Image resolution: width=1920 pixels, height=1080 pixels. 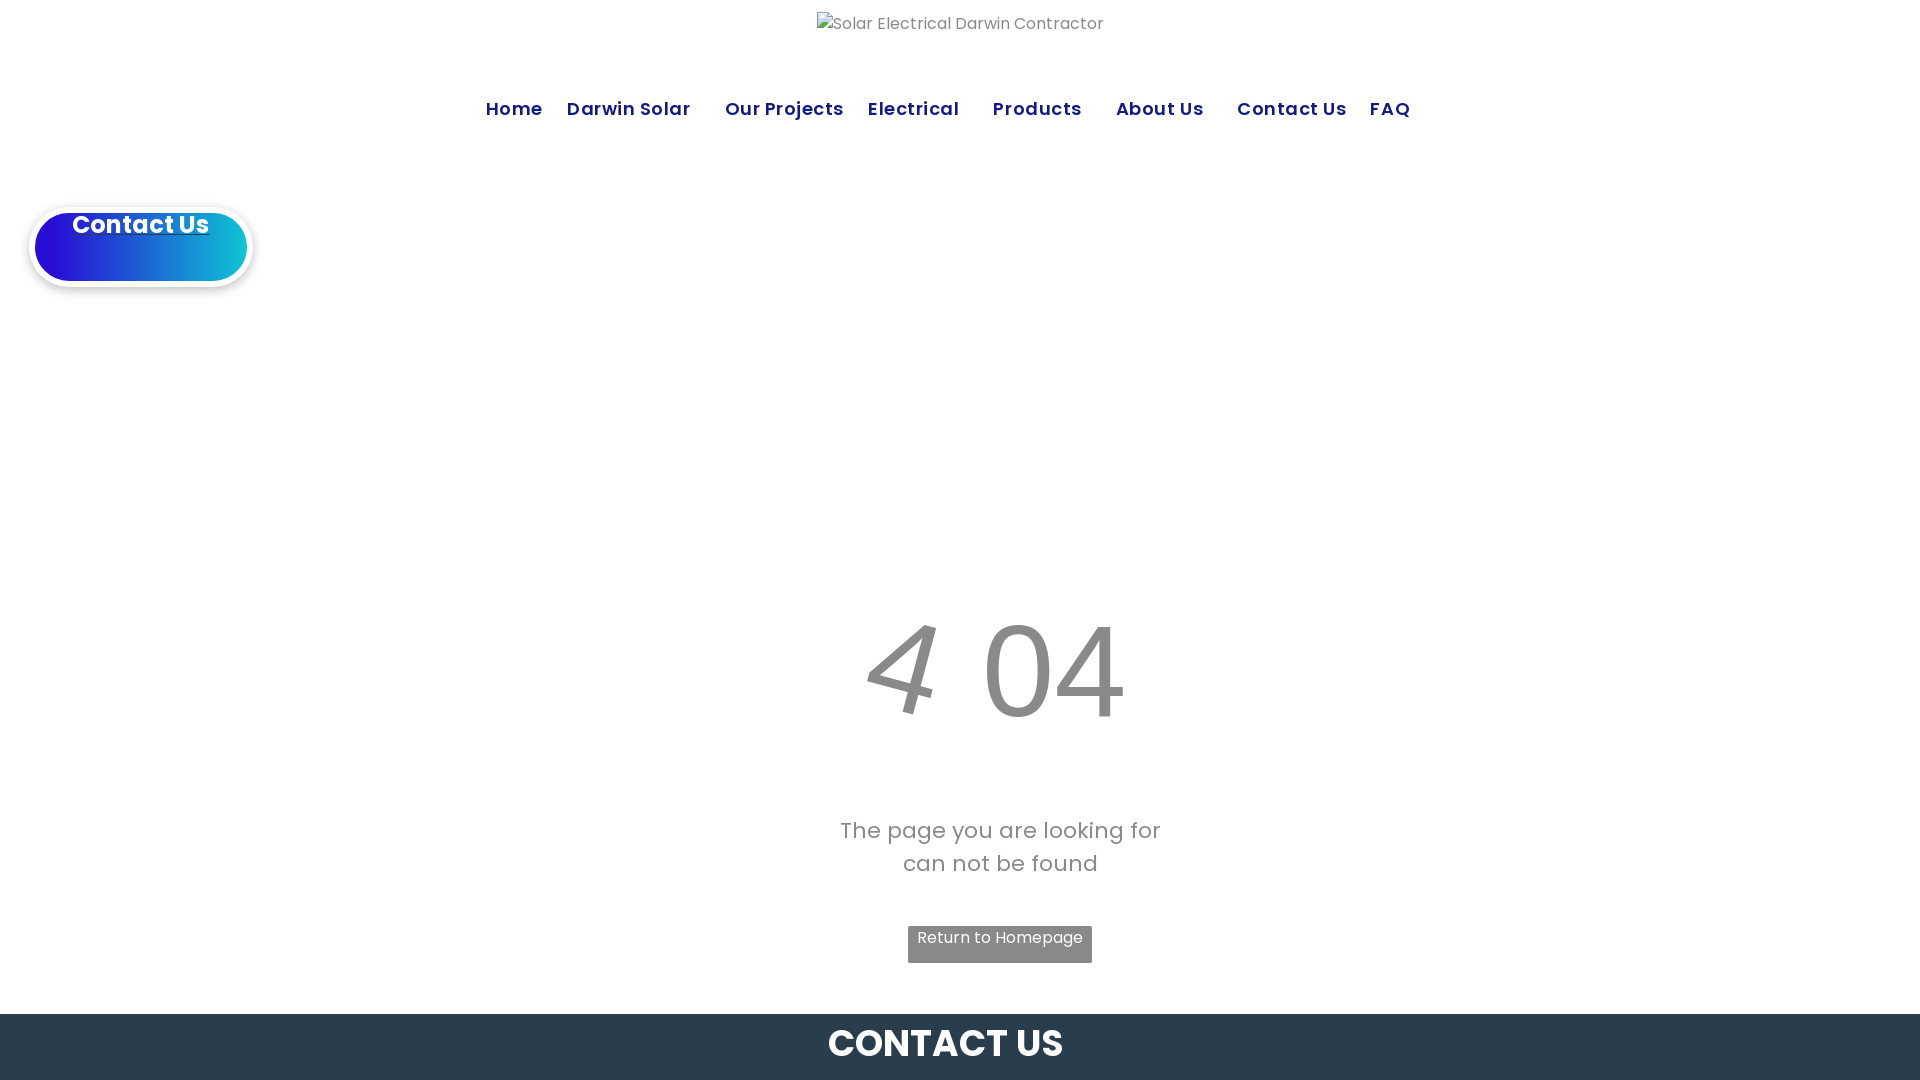 I want to click on 'Return to Homepage', so click(x=999, y=944).